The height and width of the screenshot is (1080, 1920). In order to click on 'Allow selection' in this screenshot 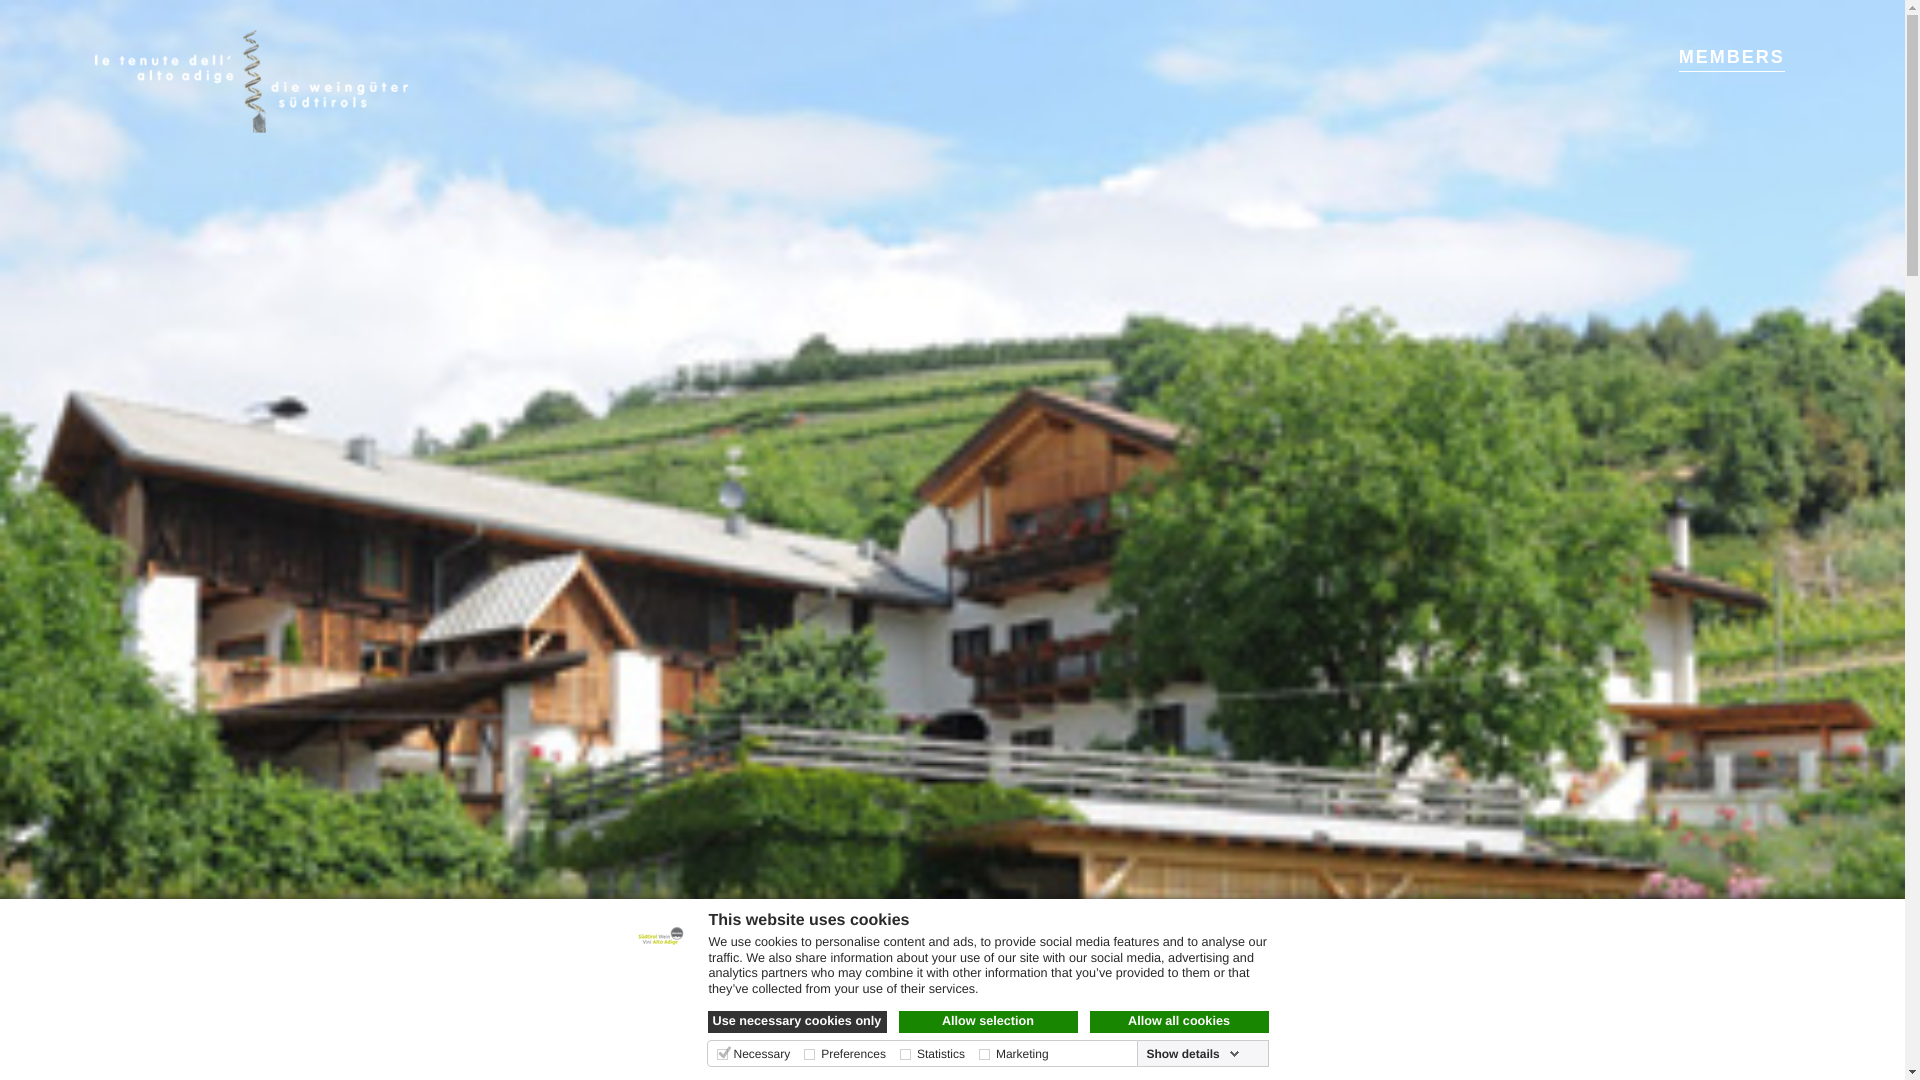, I will do `click(896, 1022)`.